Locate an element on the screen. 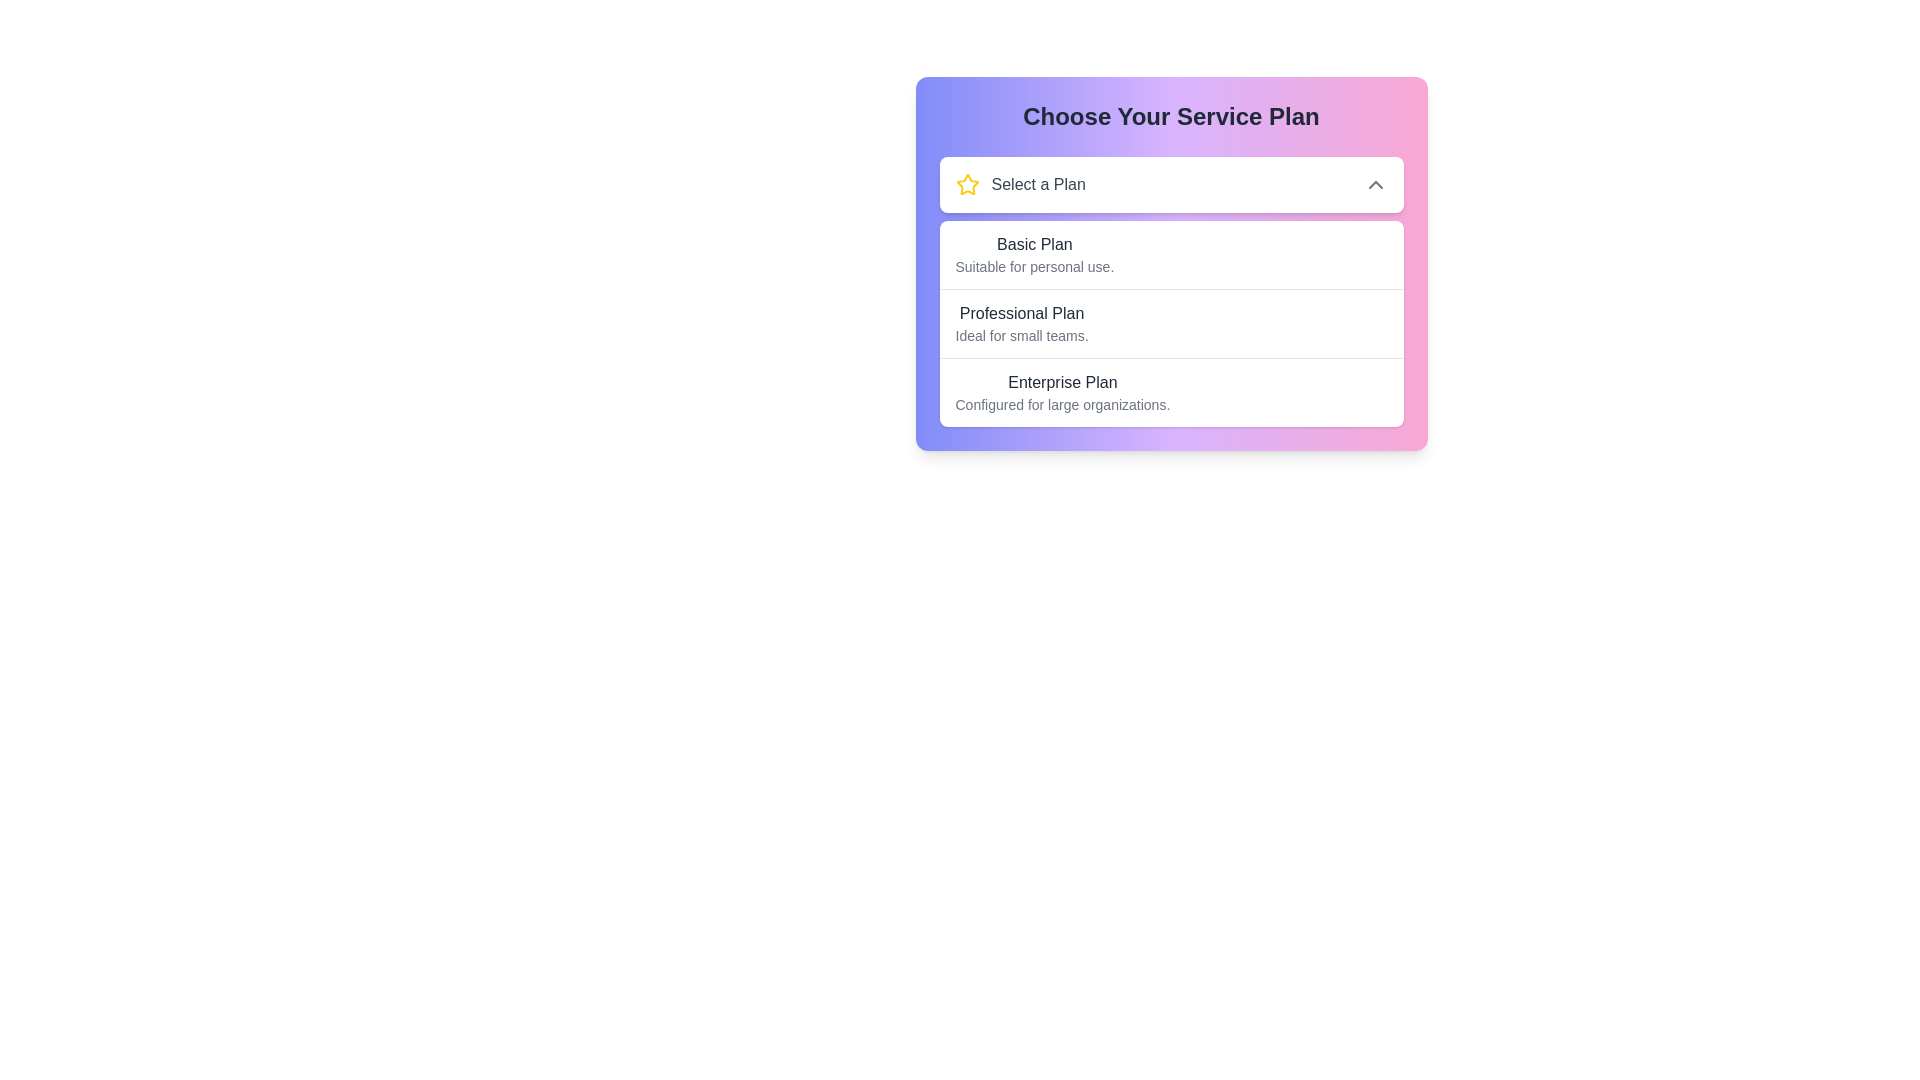  the first option in the vertically stacked list of plans labeled 'Basic Plan', which is styled in bold and is suitable for personal use, located under the dropdown for plan selection is located at coordinates (1171, 253).